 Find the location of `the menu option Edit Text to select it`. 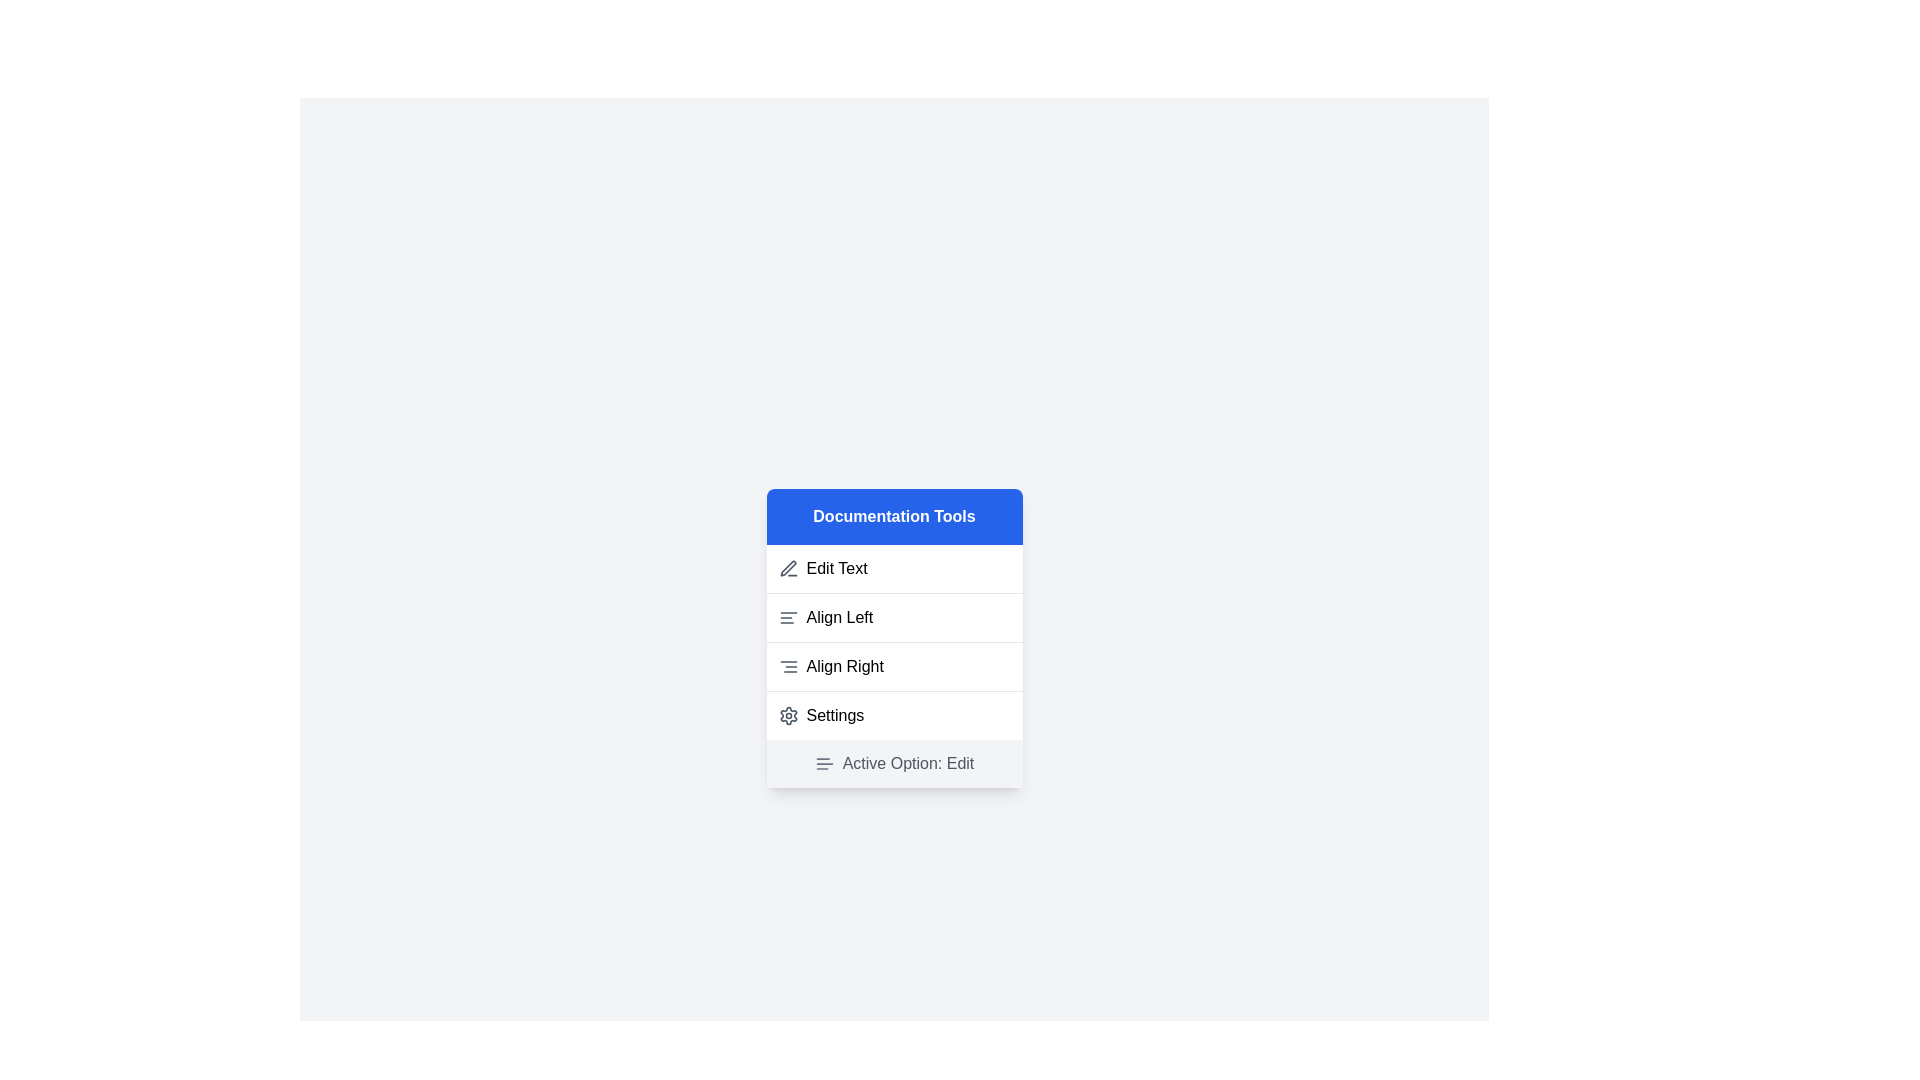

the menu option Edit Text to select it is located at coordinates (893, 568).